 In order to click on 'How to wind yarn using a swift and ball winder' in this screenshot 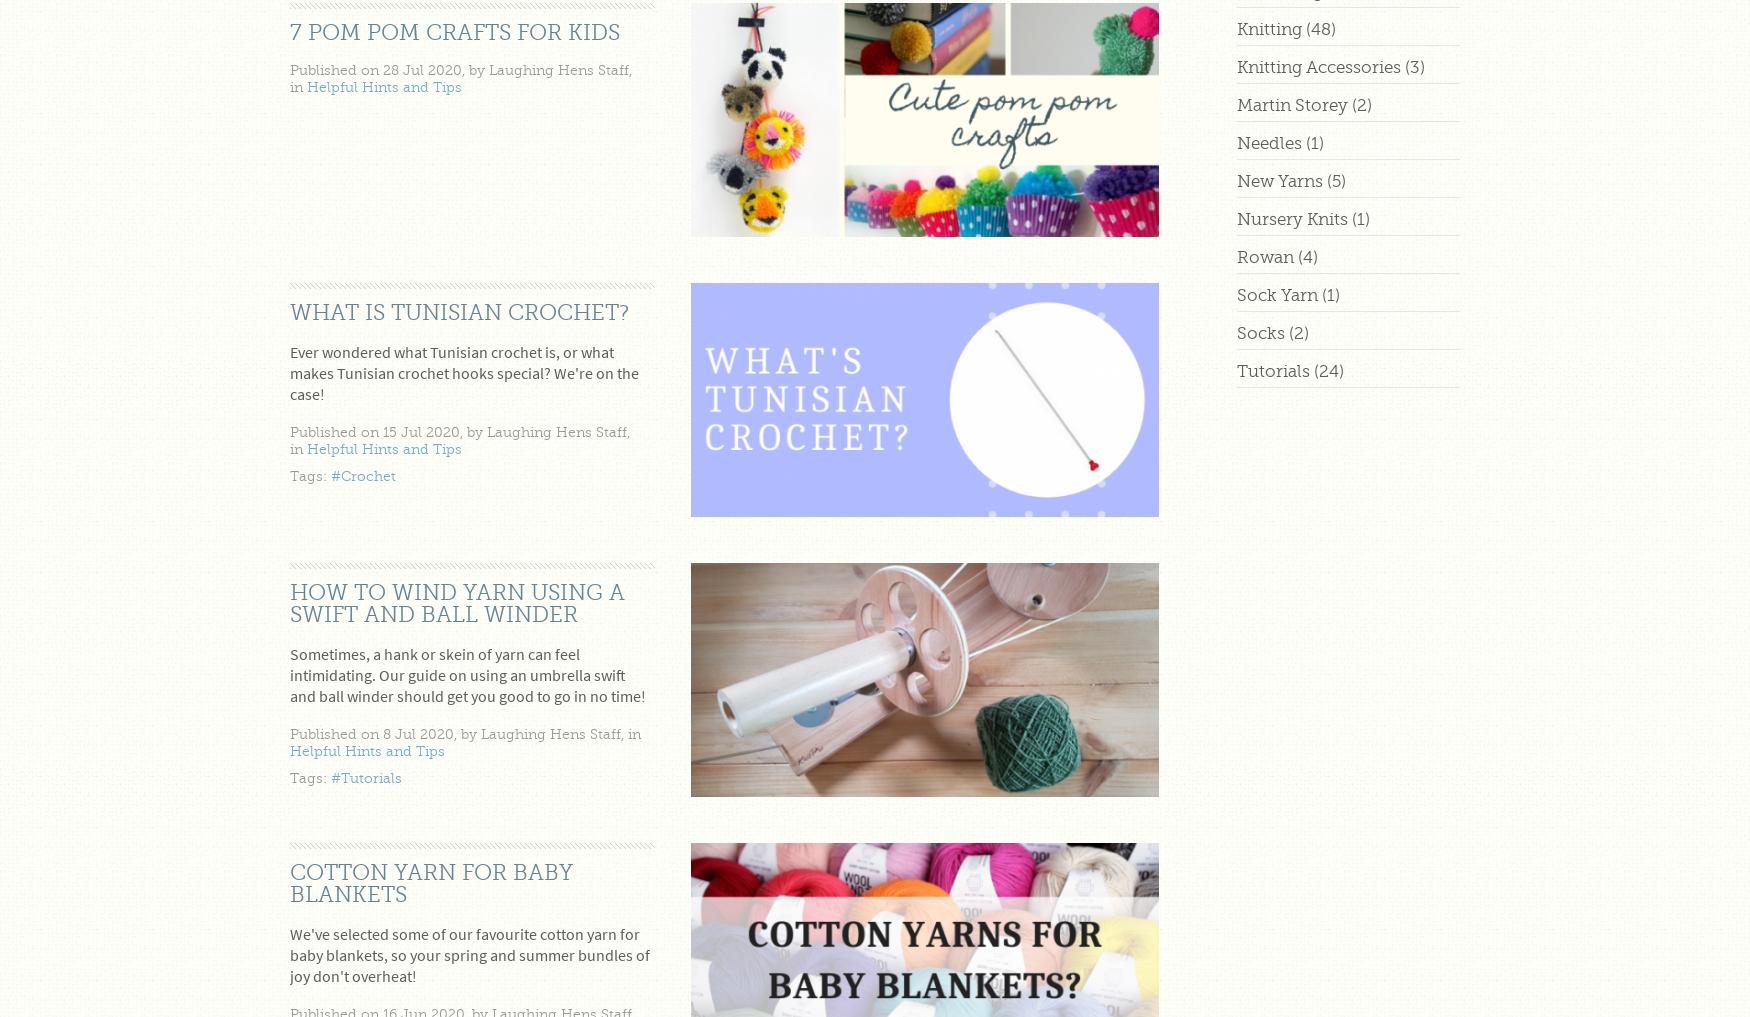, I will do `click(457, 601)`.